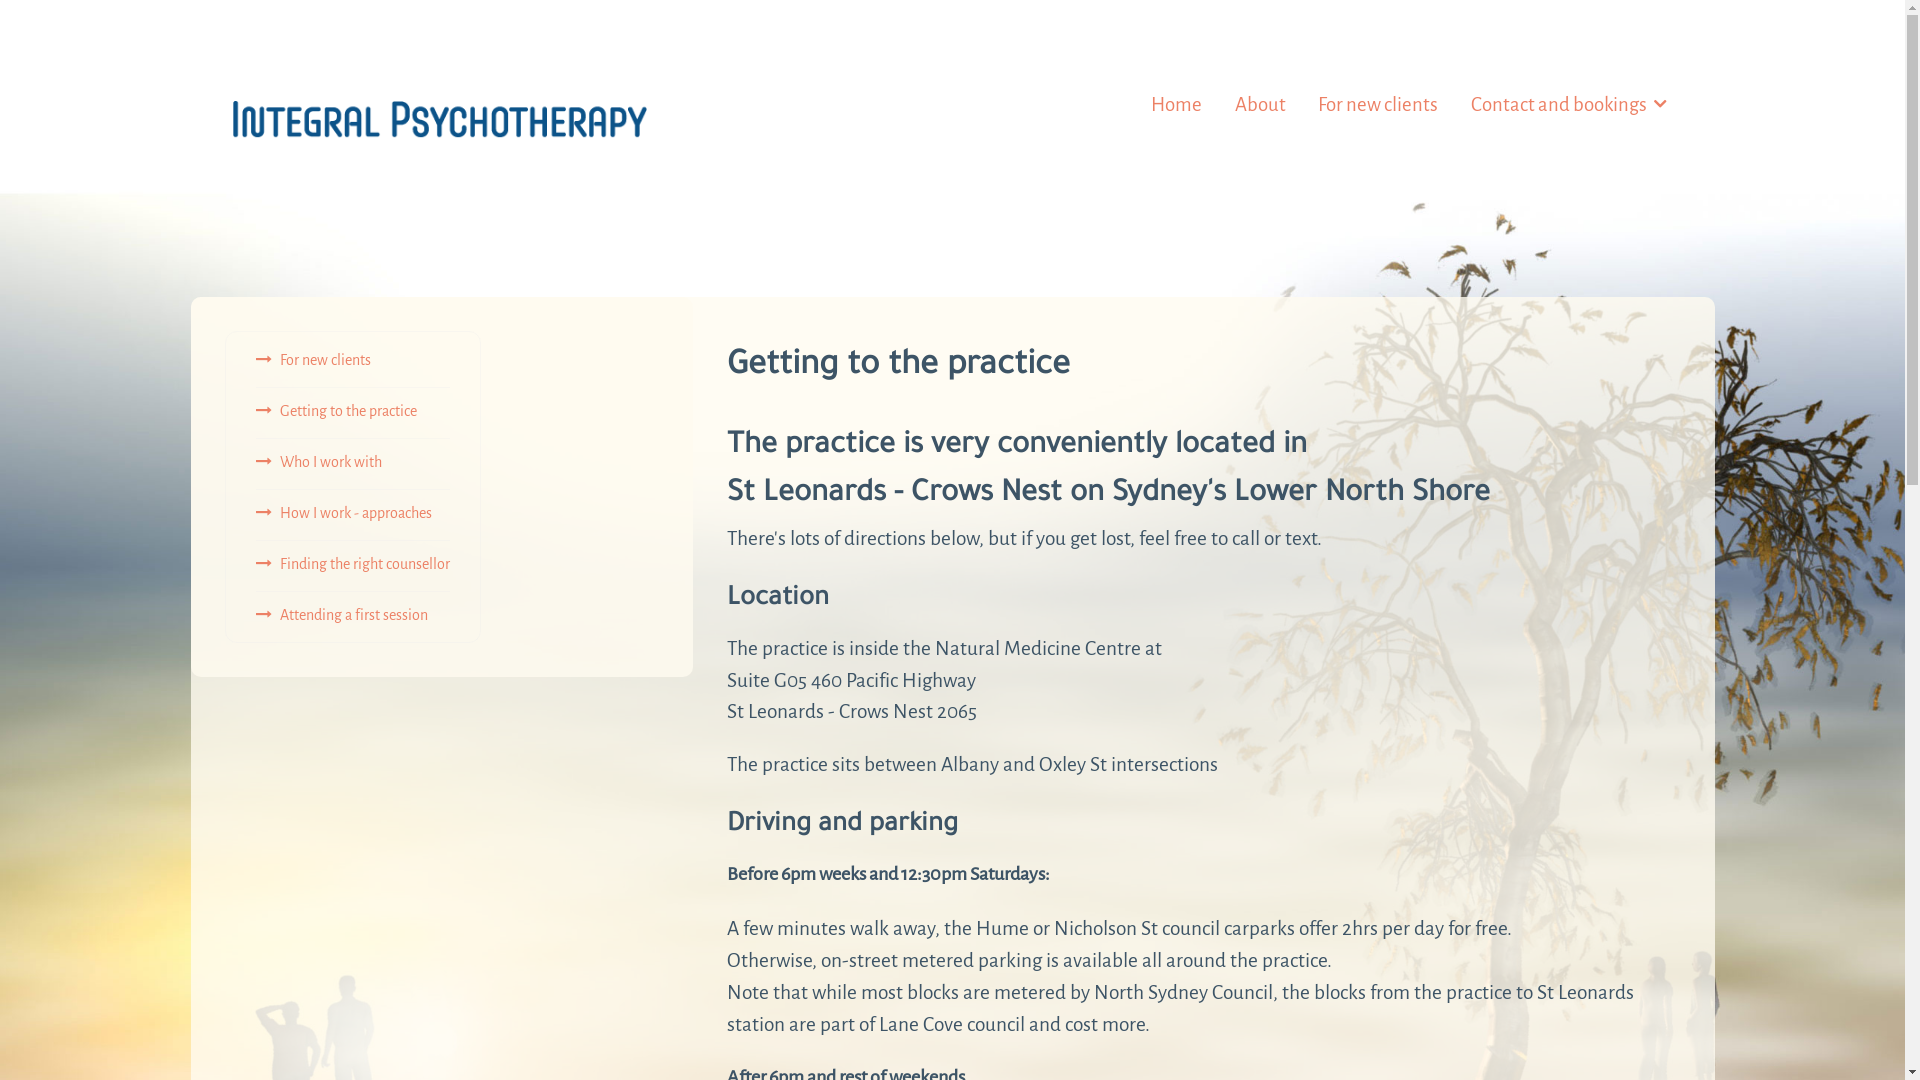 Image resolution: width=1920 pixels, height=1080 pixels. I want to click on 'For new clients', so click(312, 358).